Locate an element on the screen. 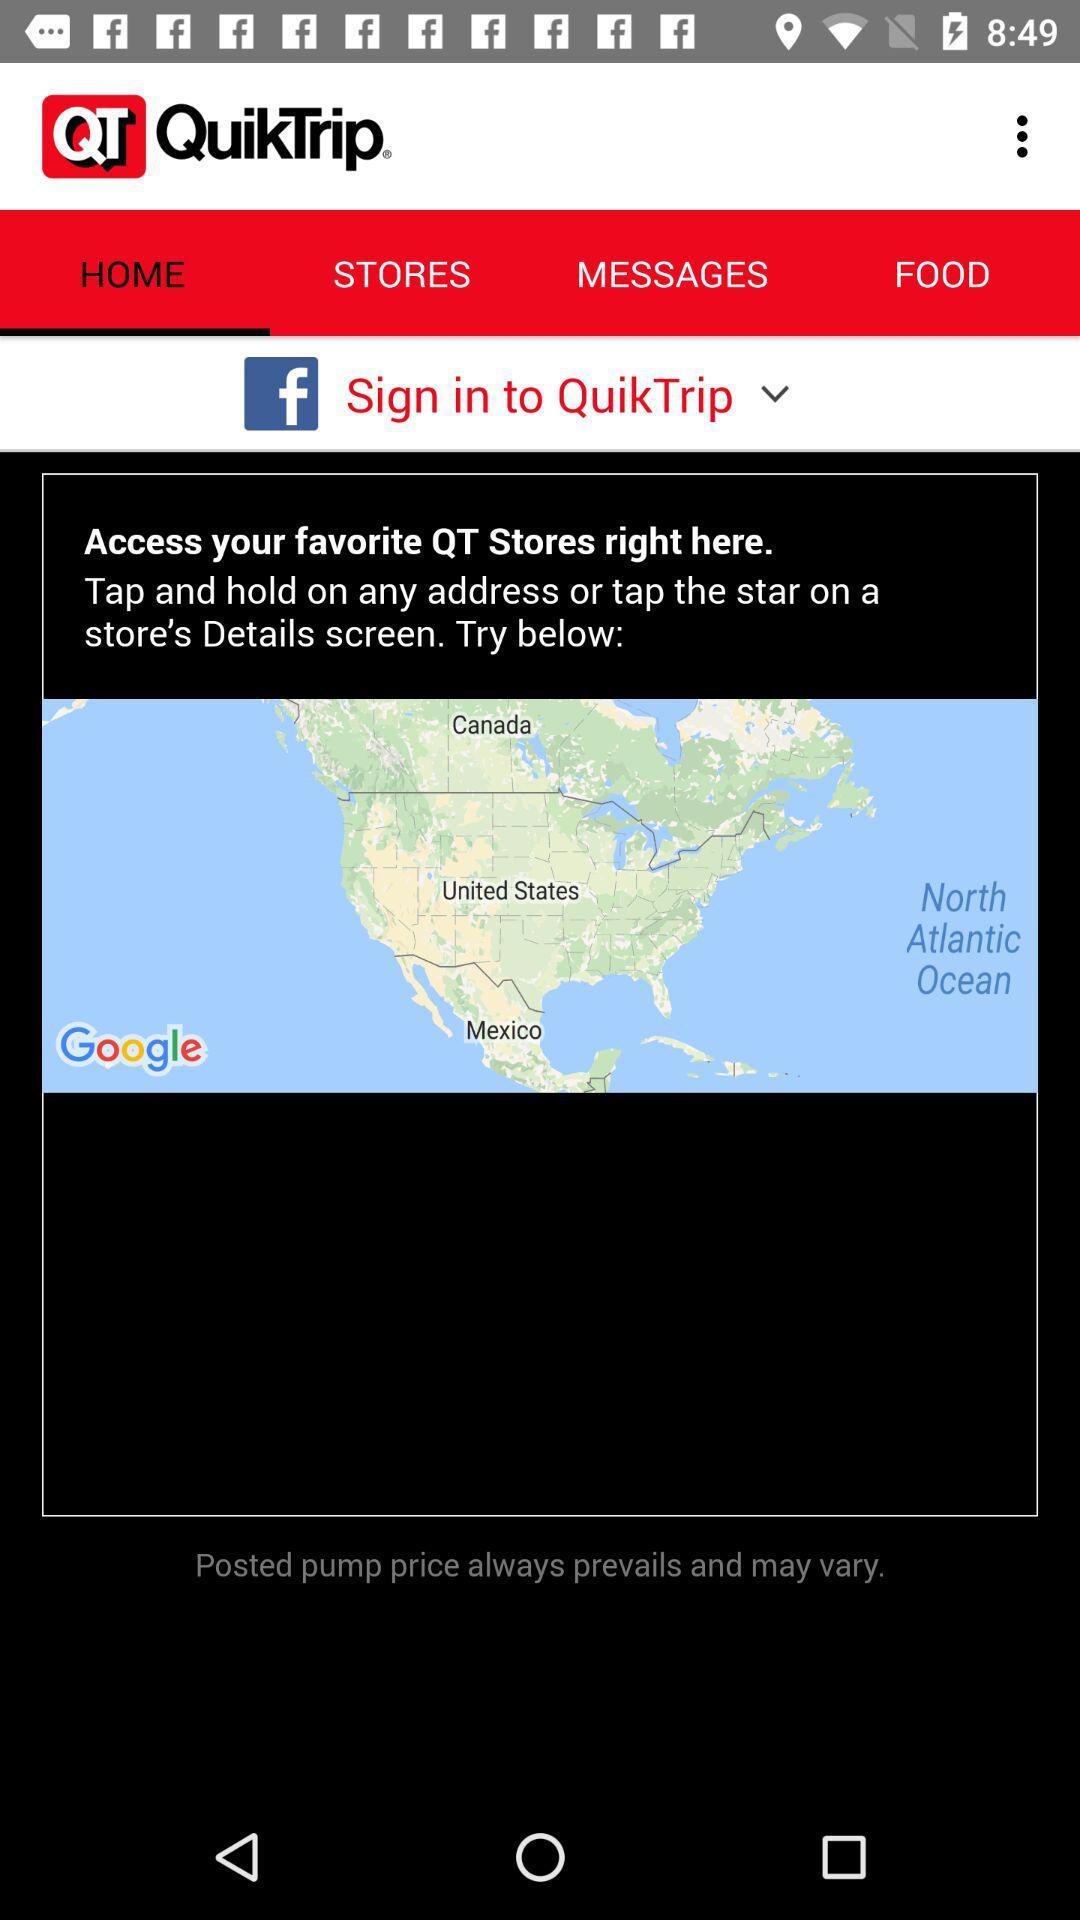 The width and height of the screenshot is (1080, 1920). the icon to the right of the messages is located at coordinates (1027, 135).